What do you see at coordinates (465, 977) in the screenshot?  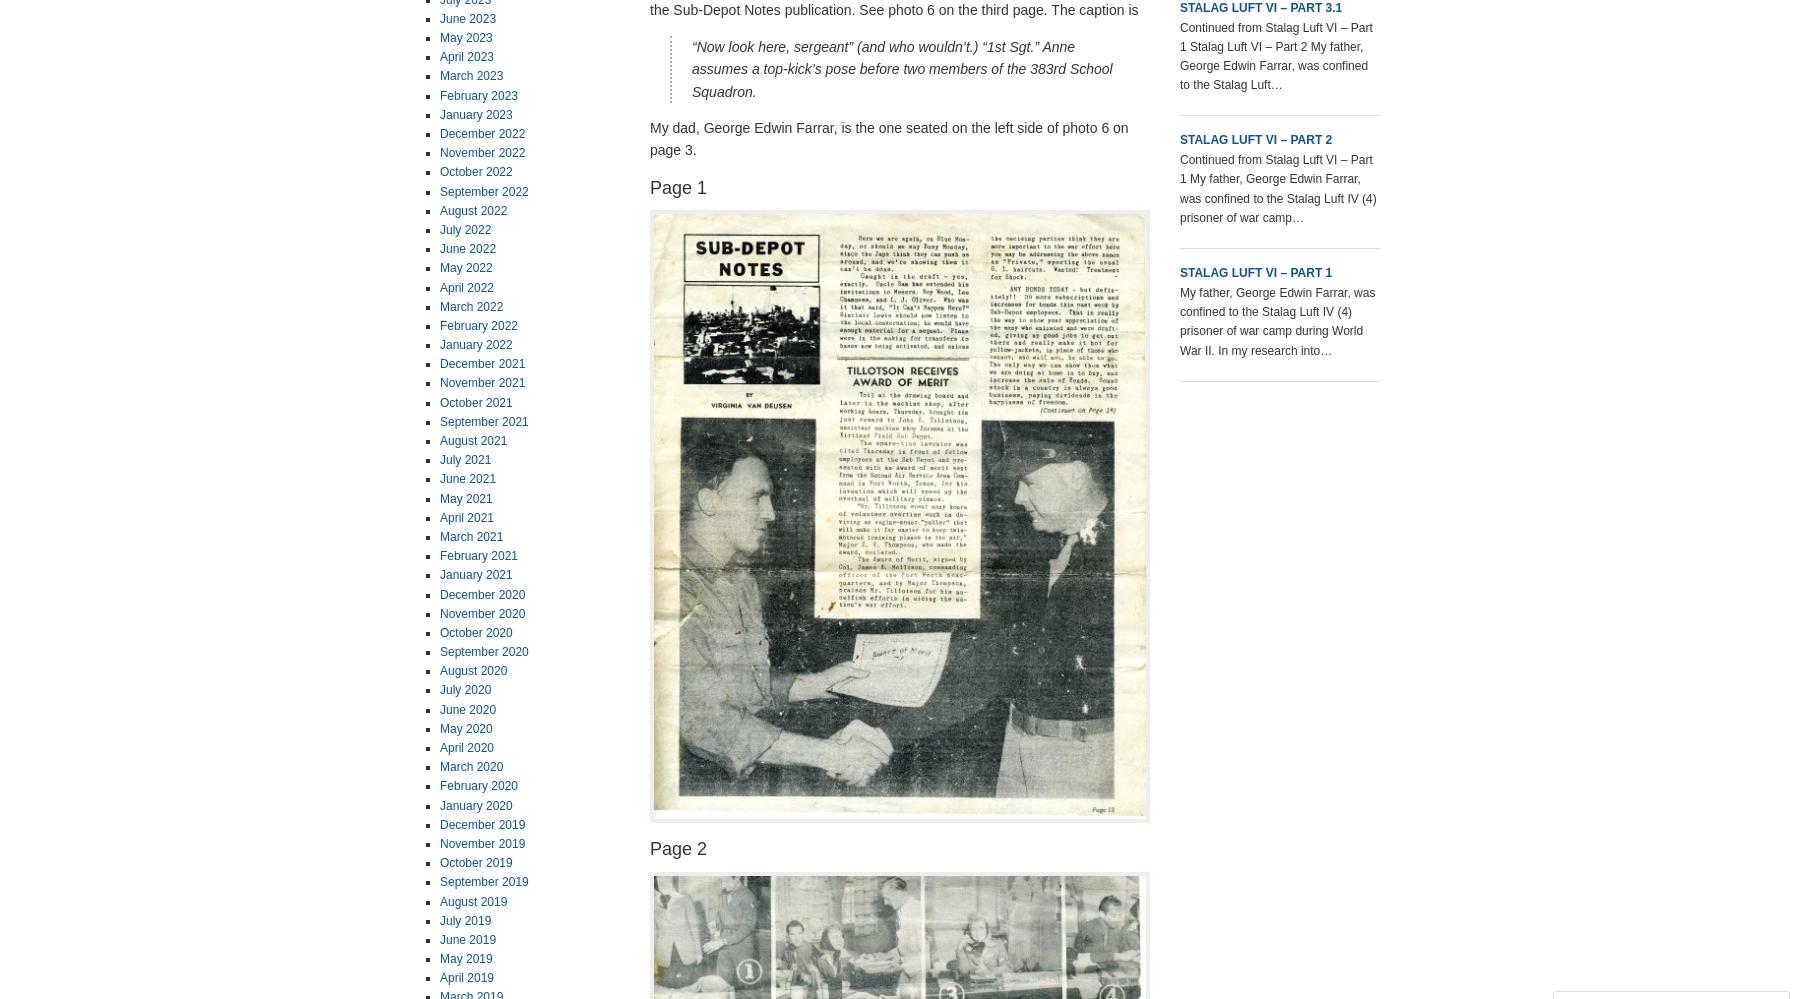 I see `'April 2019'` at bounding box center [465, 977].